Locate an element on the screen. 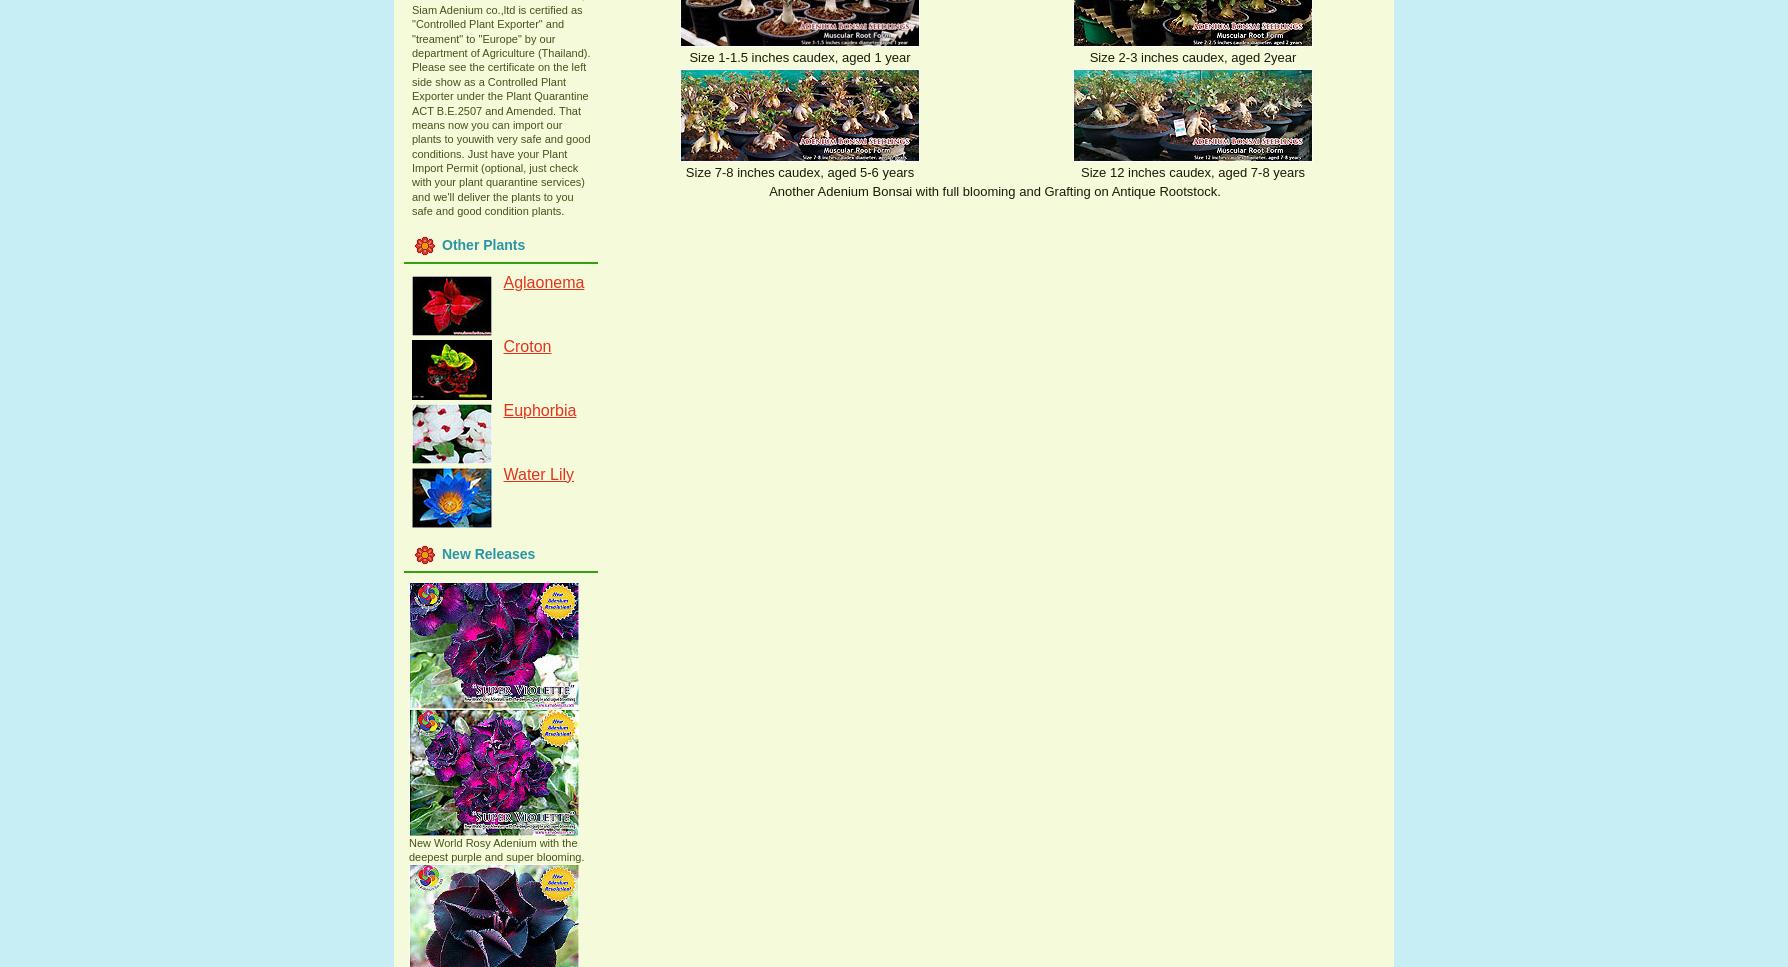 This screenshot has height=967, width=1788. 'New Releases' is located at coordinates (488, 553).